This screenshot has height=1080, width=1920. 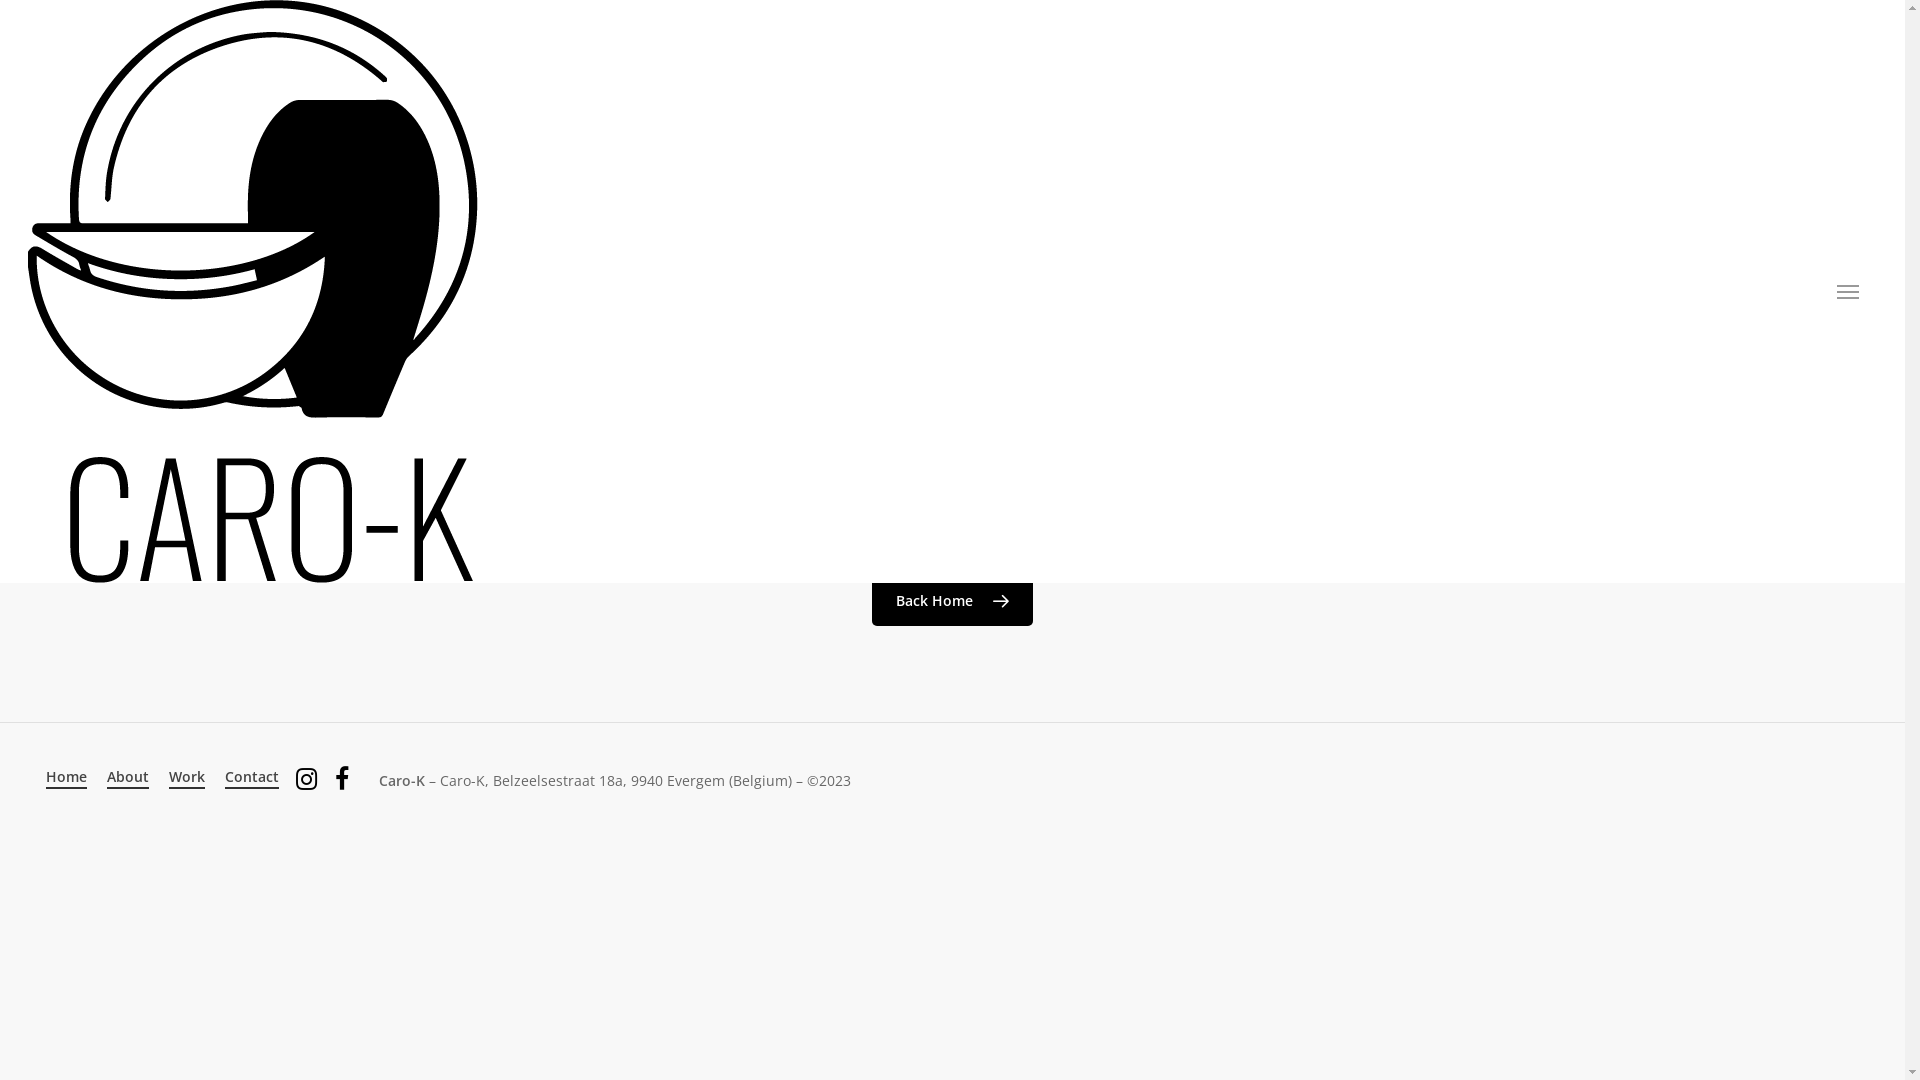 What do you see at coordinates (66, 775) in the screenshot?
I see `'Home'` at bounding box center [66, 775].